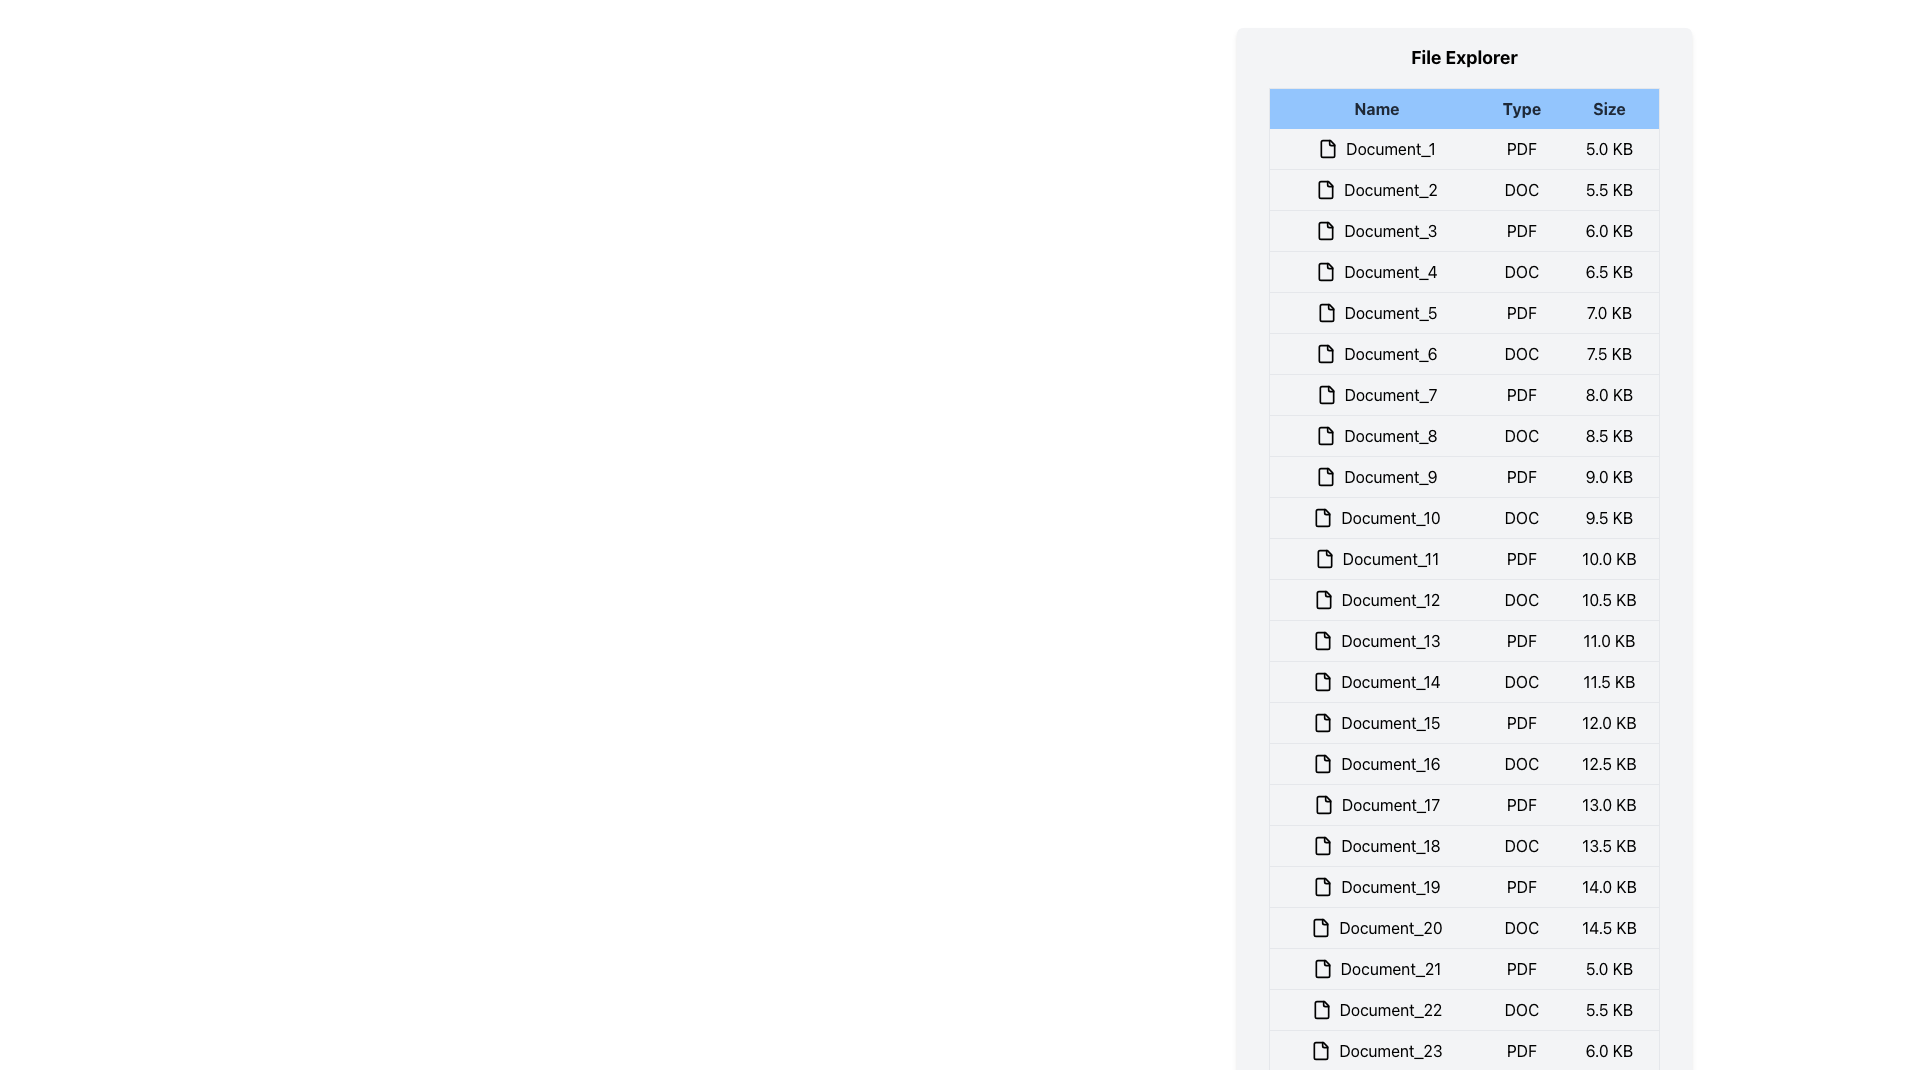 The image size is (1920, 1080). Describe the element at coordinates (1609, 394) in the screenshot. I see `the text element displaying '8.0 KB' in the 'Size' column of the file explorer list for 'Document_7'` at that location.